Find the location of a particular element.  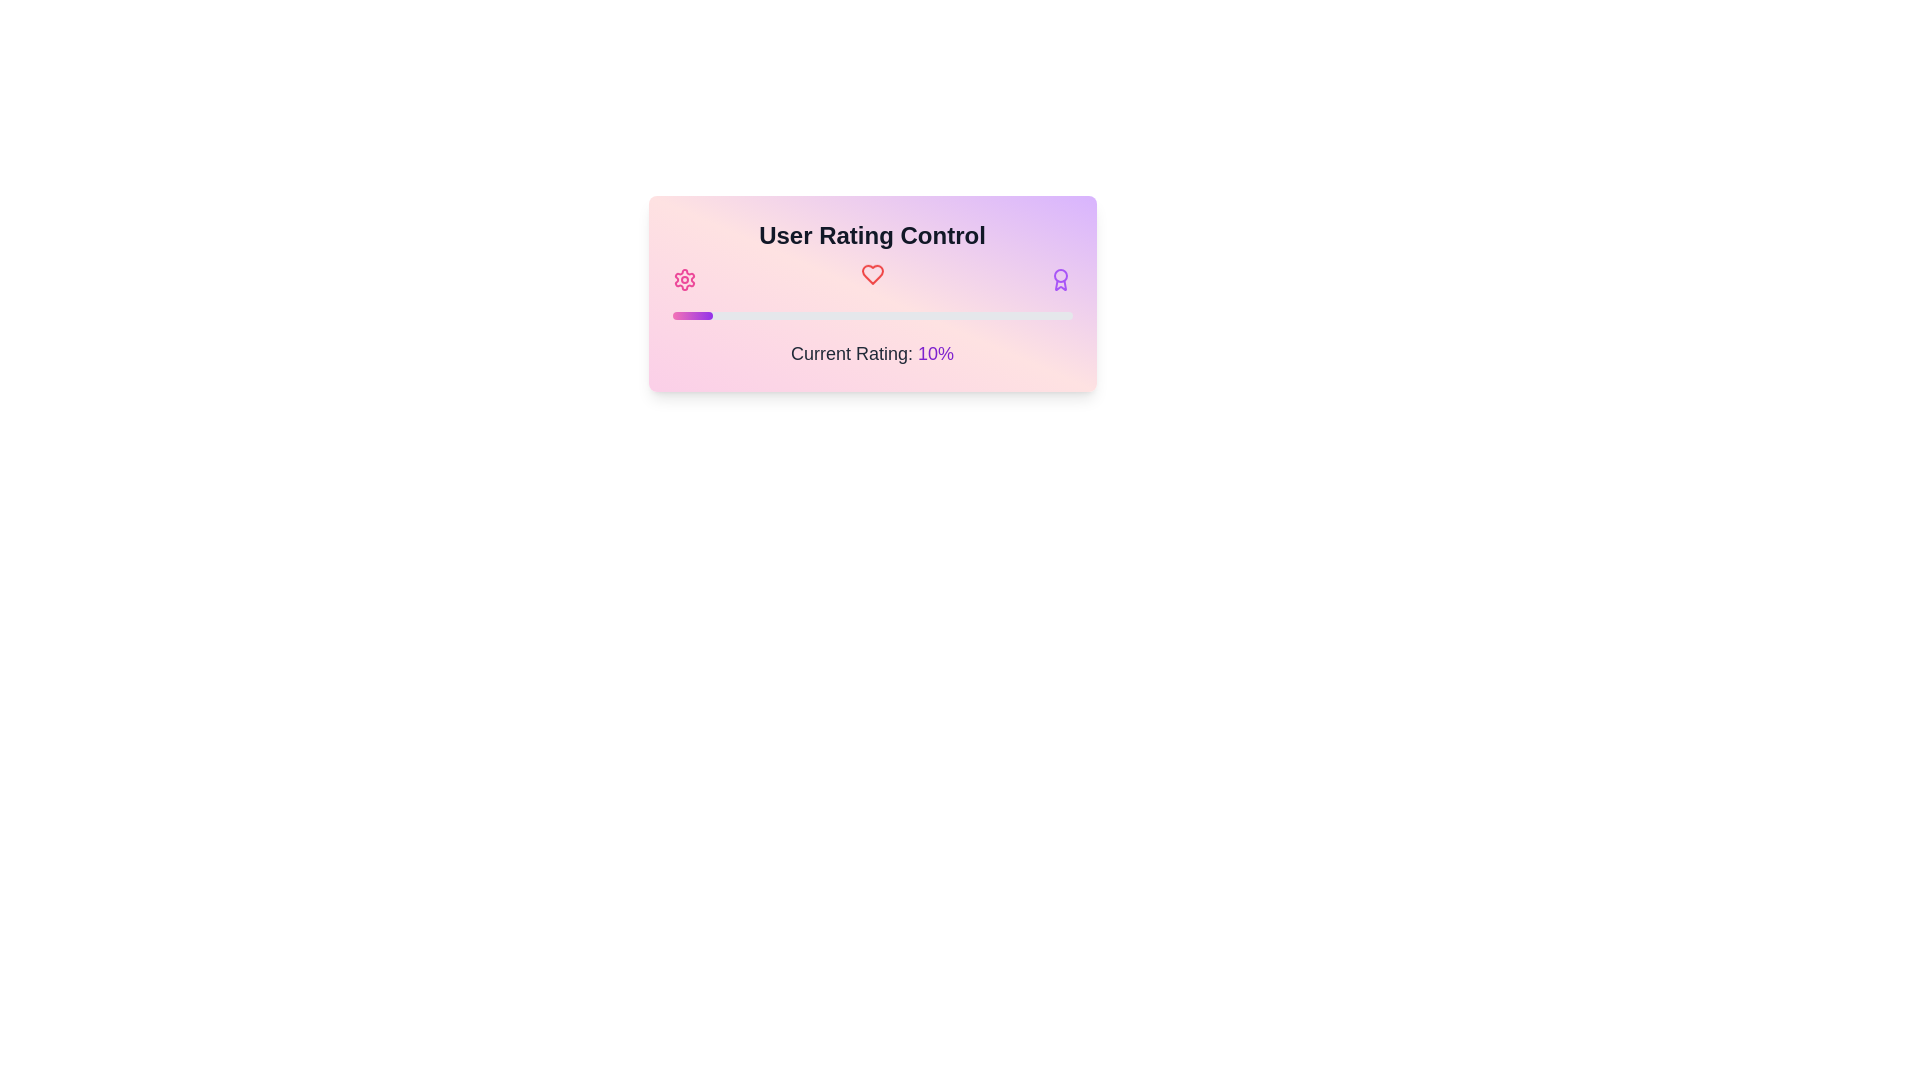

the filled portion of the progress bar segment, which indicates a 10% completion state is located at coordinates (692, 315).